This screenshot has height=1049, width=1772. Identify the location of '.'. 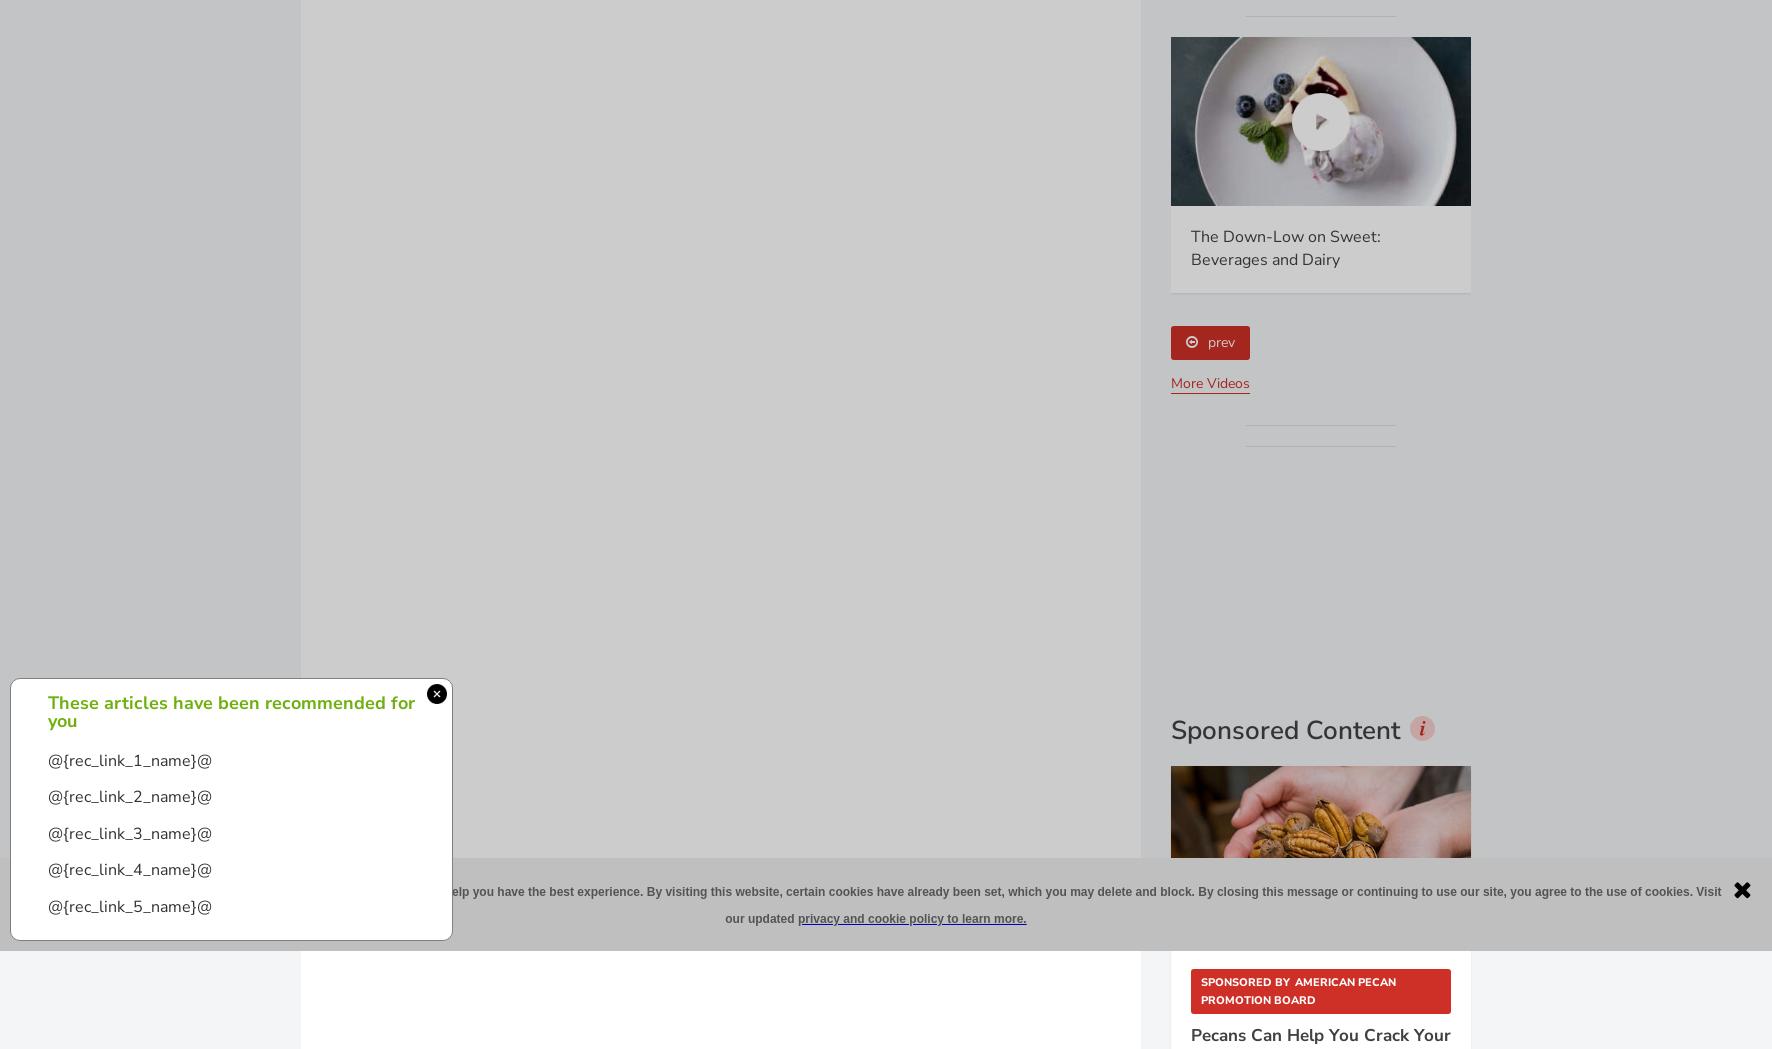
(1382, 643).